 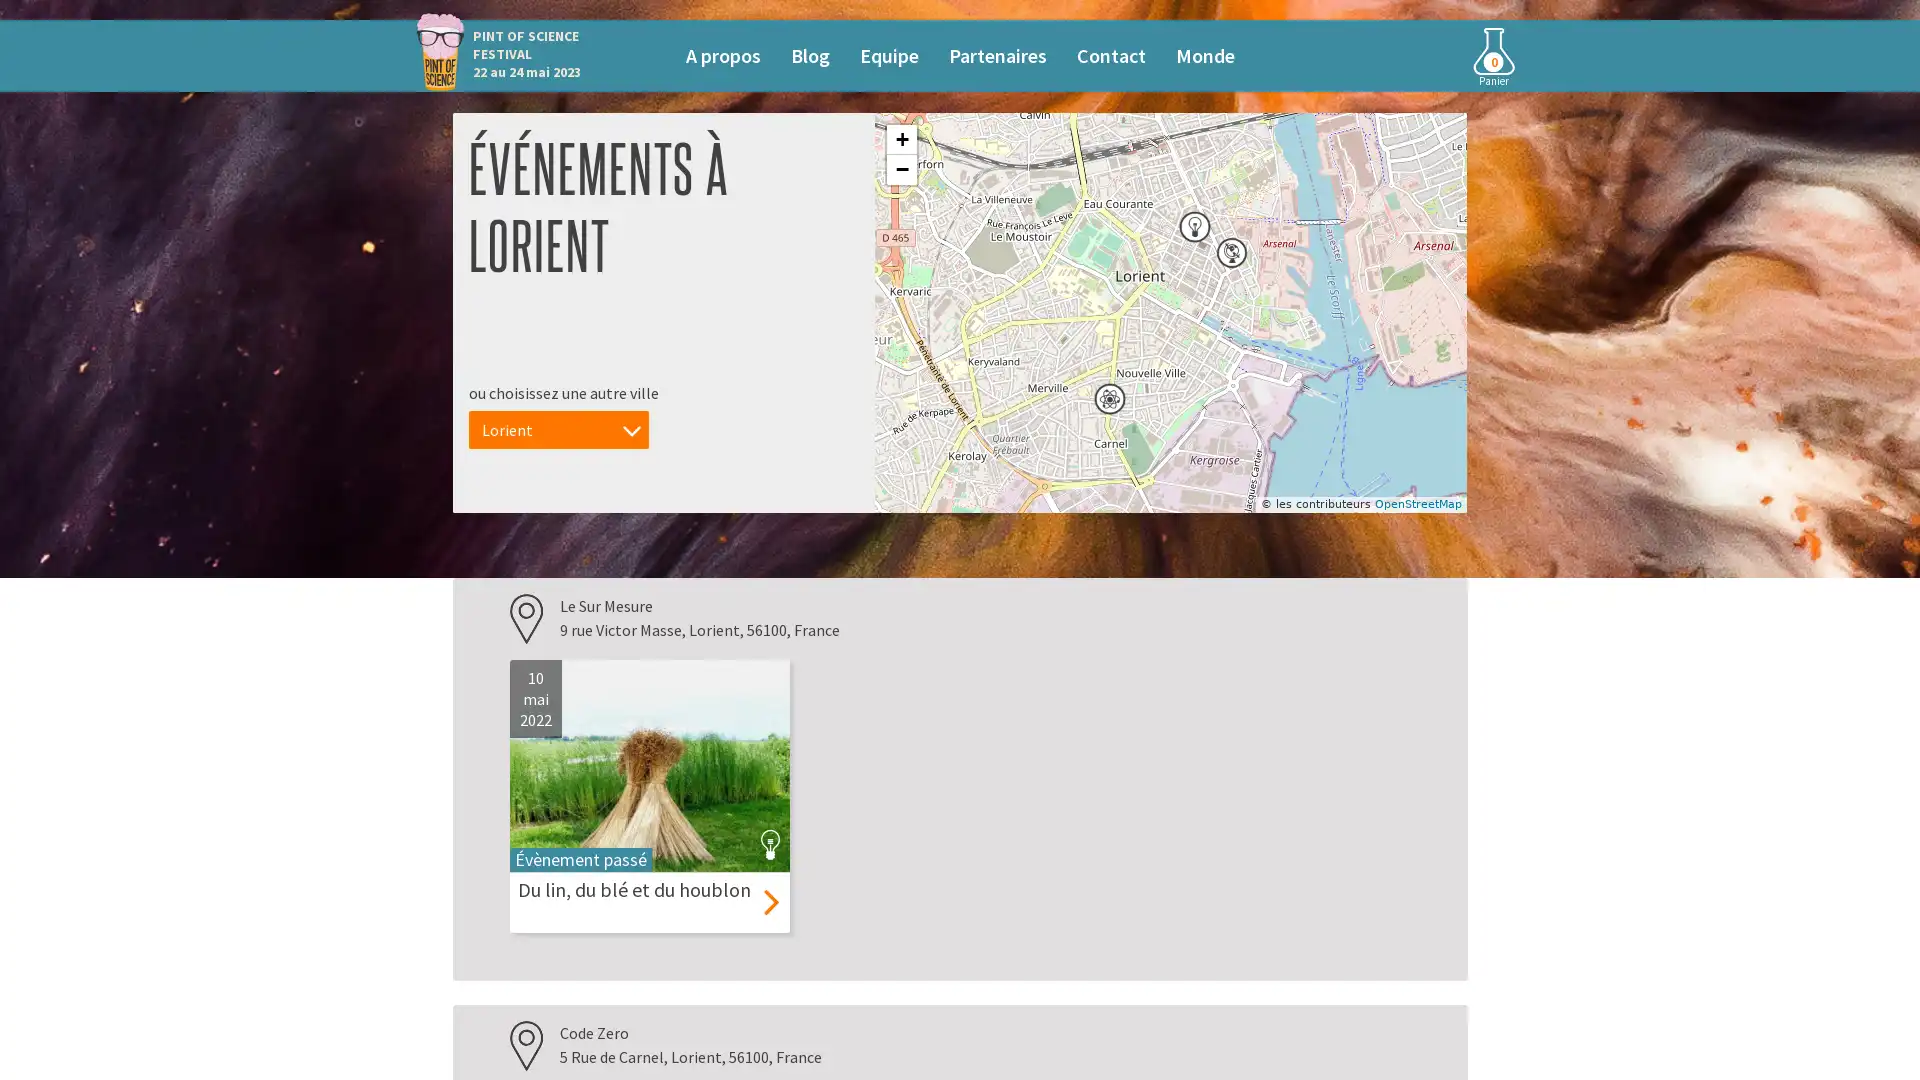 What do you see at coordinates (901, 138) in the screenshot?
I see `Zoom in` at bounding box center [901, 138].